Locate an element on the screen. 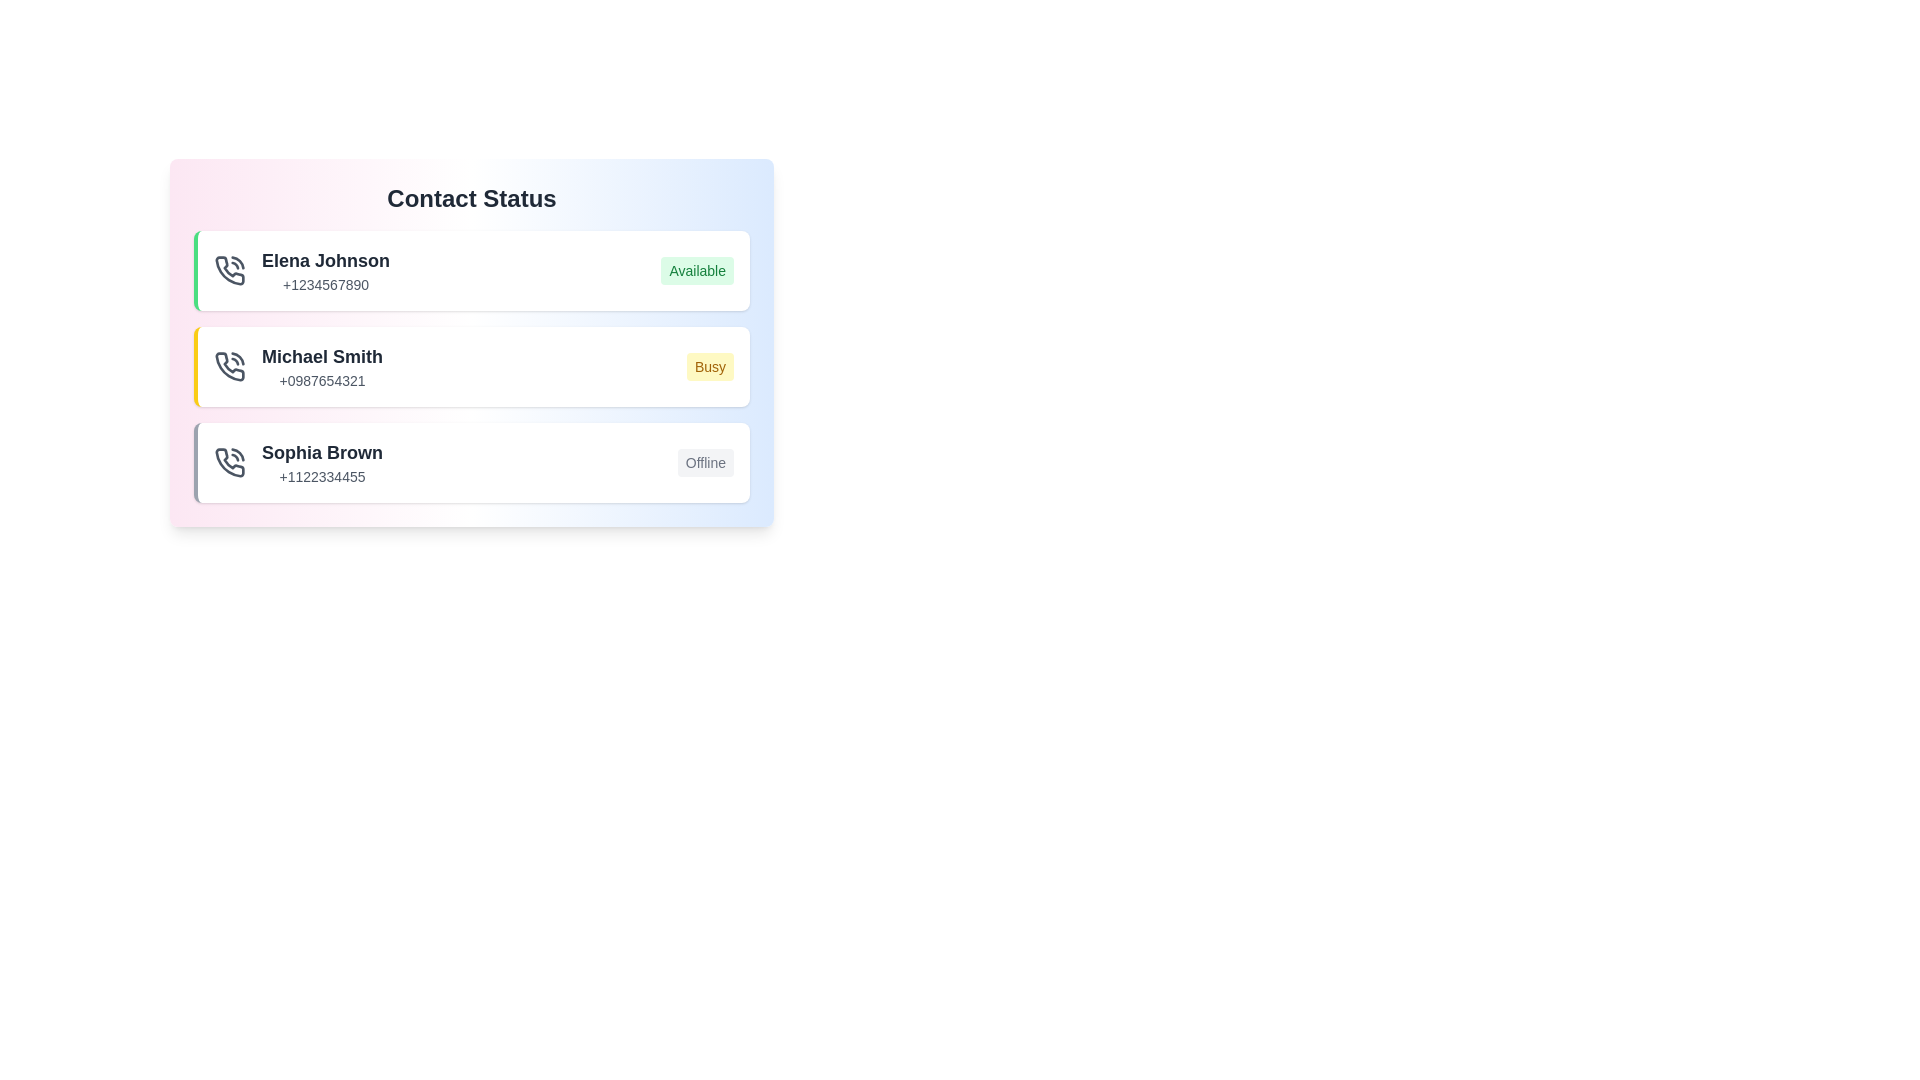  the contact named Sophia Brown to edit their details is located at coordinates (470, 462).